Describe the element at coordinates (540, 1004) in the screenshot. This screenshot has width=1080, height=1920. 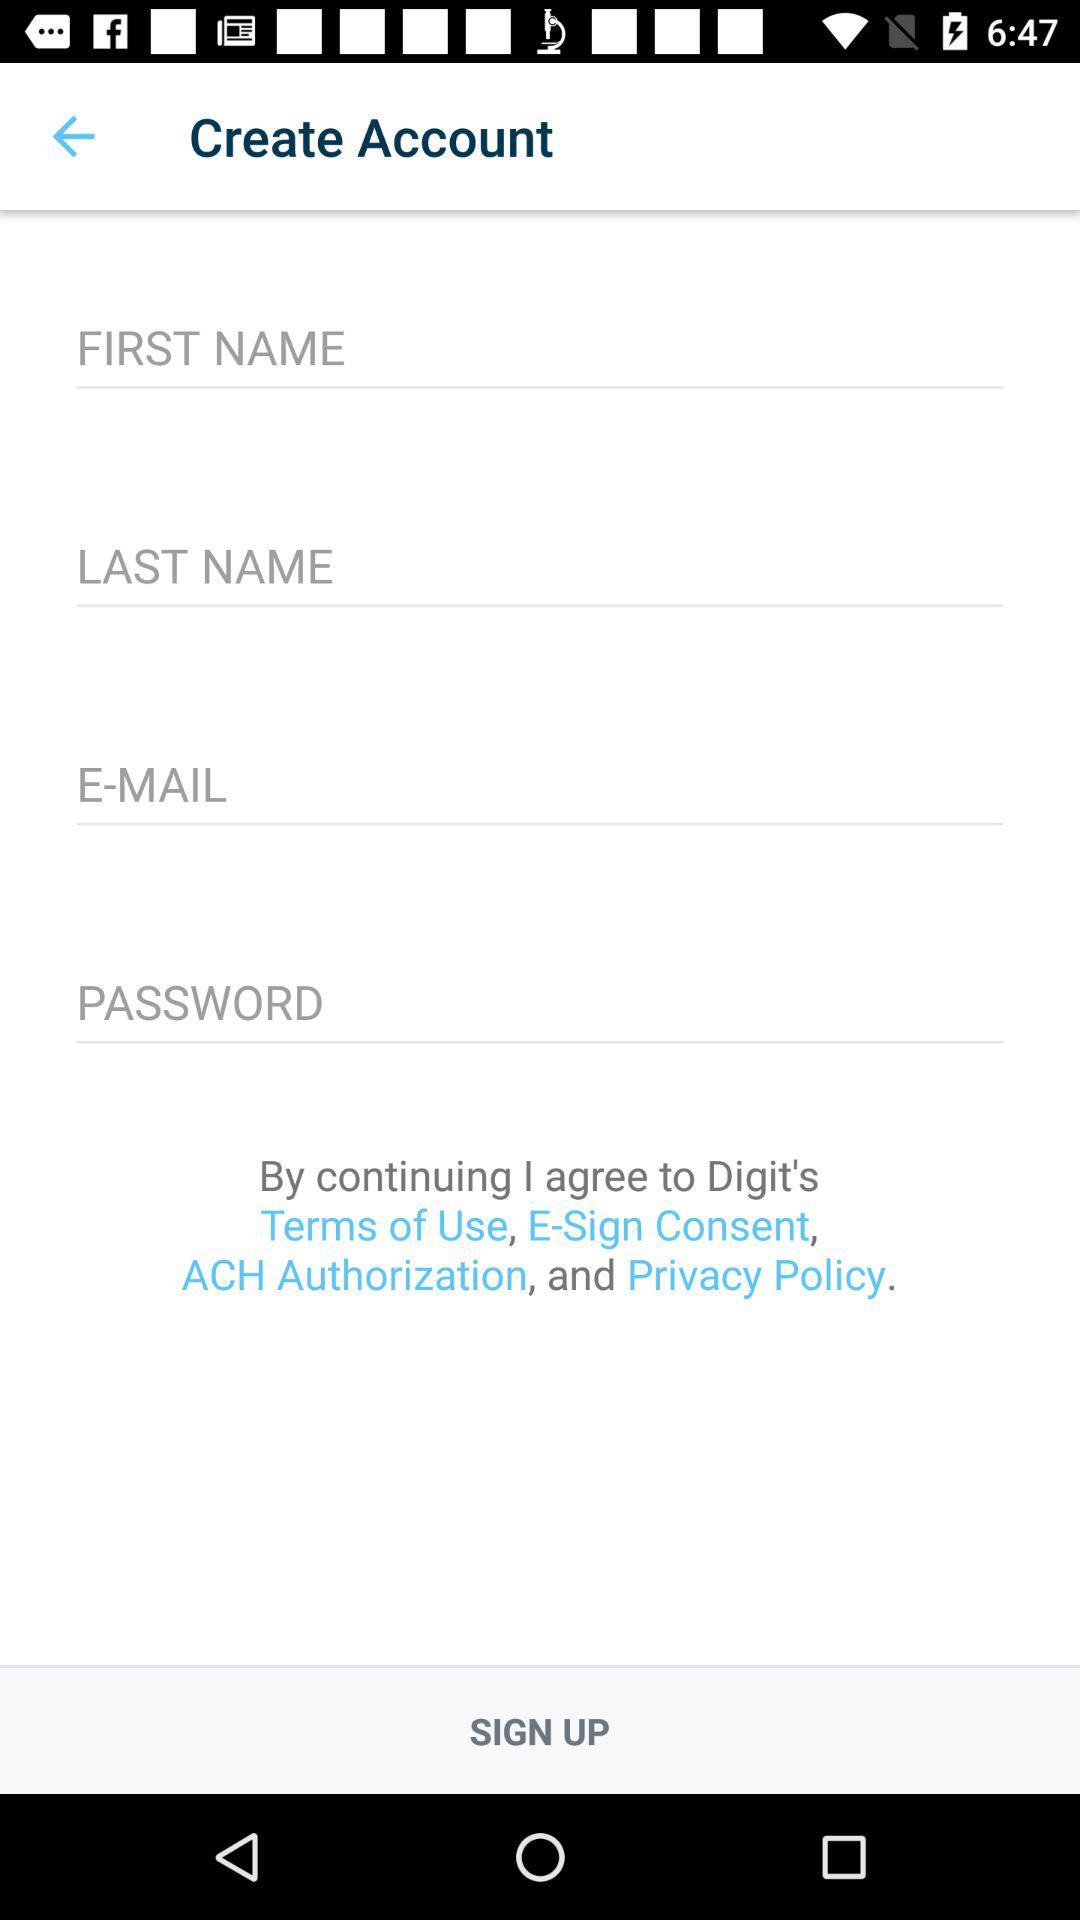
I see `item above the by continuing i icon` at that location.